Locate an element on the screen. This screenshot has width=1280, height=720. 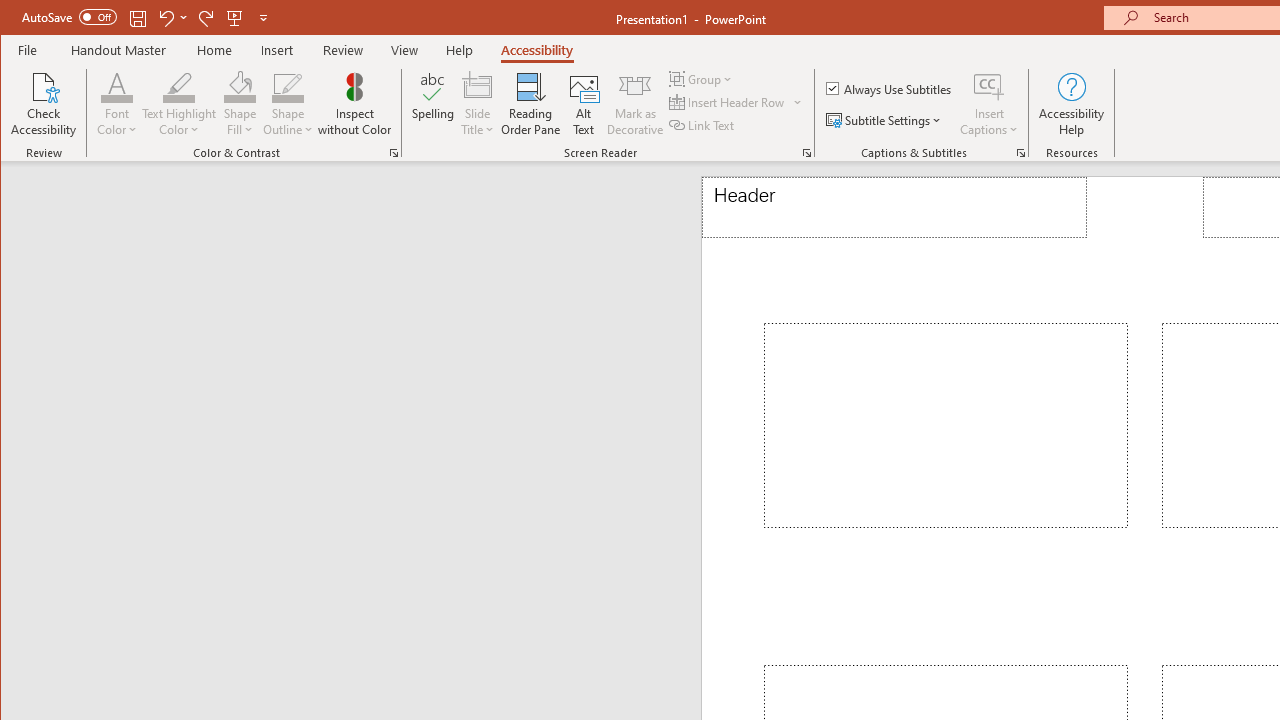
'Group' is located at coordinates (702, 78).